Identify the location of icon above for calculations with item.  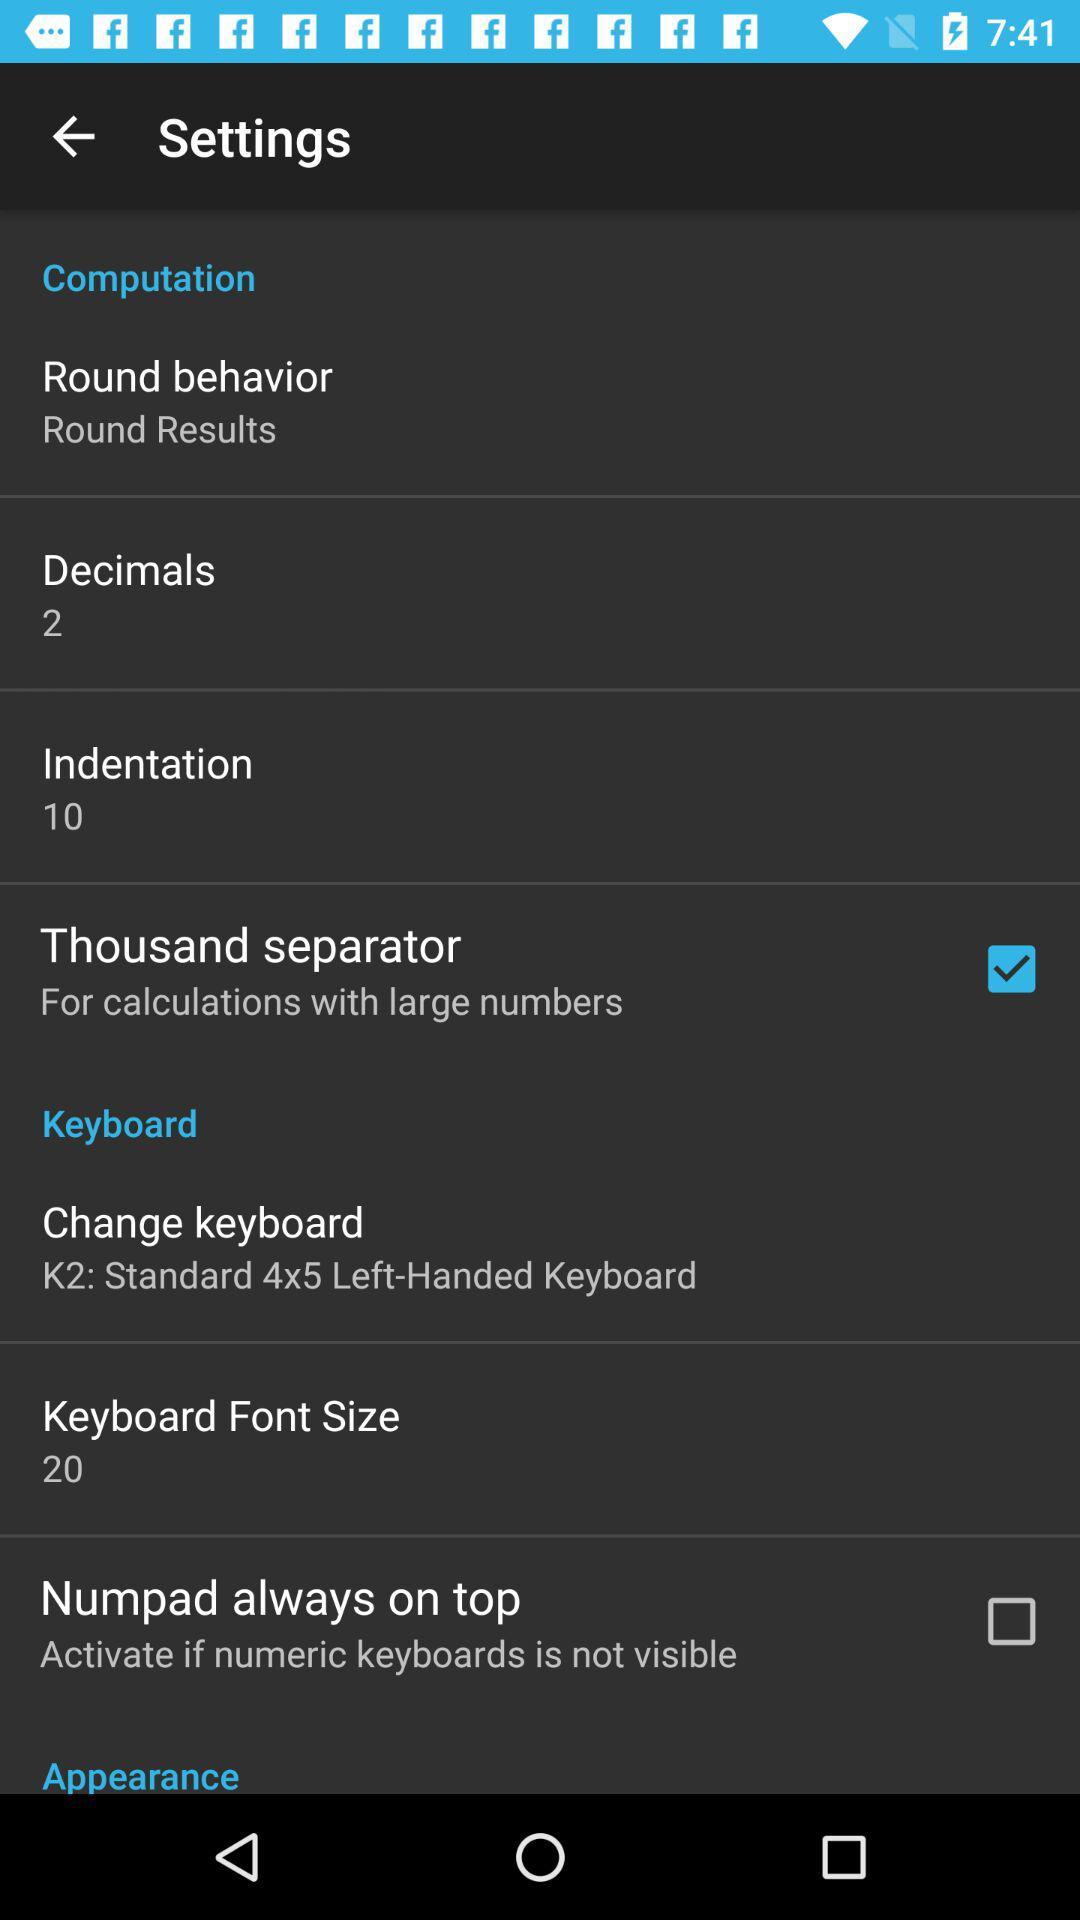
(249, 942).